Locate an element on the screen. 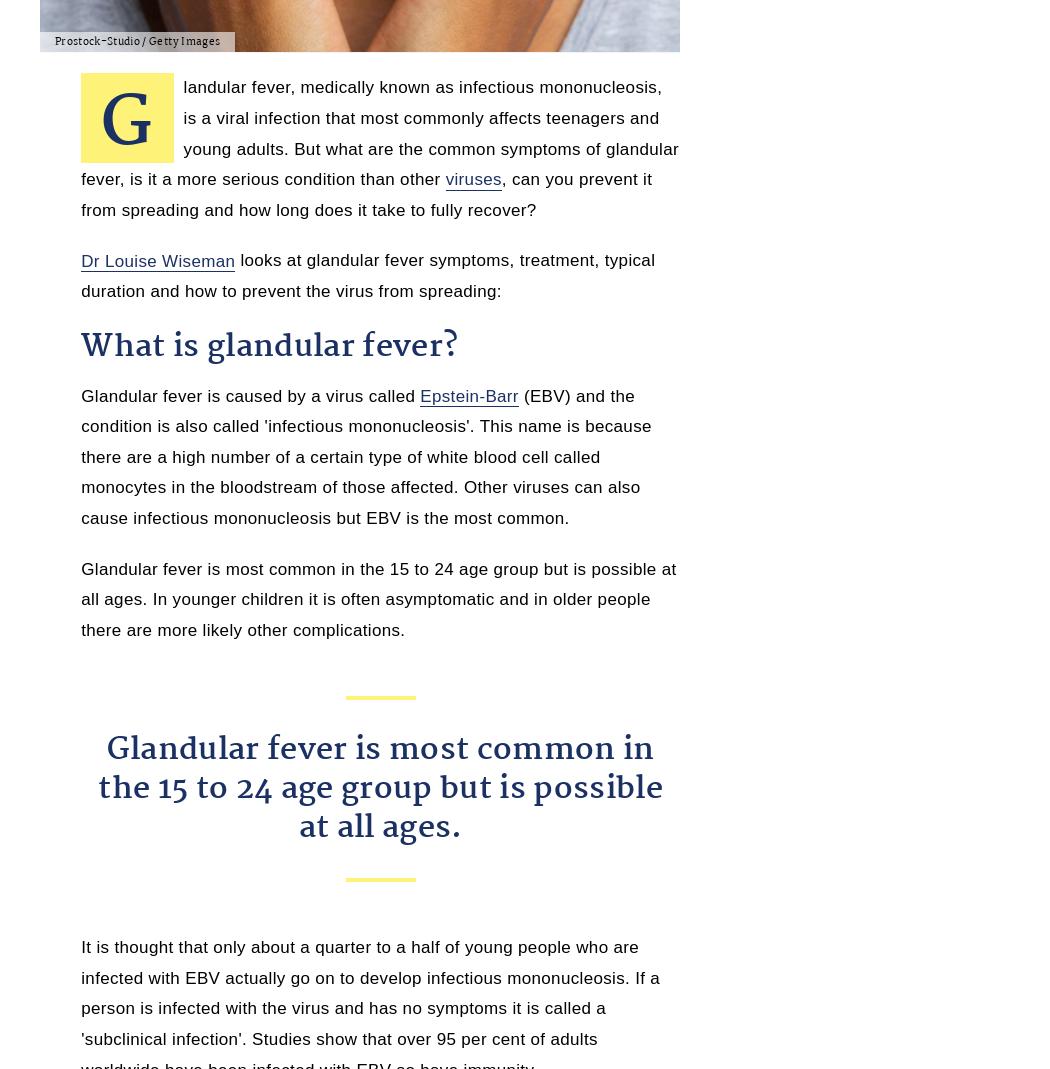  'looks at glandular fever symptoms, treatment, typical duration and how to prevent the virus from spreading:' is located at coordinates (367, 274).